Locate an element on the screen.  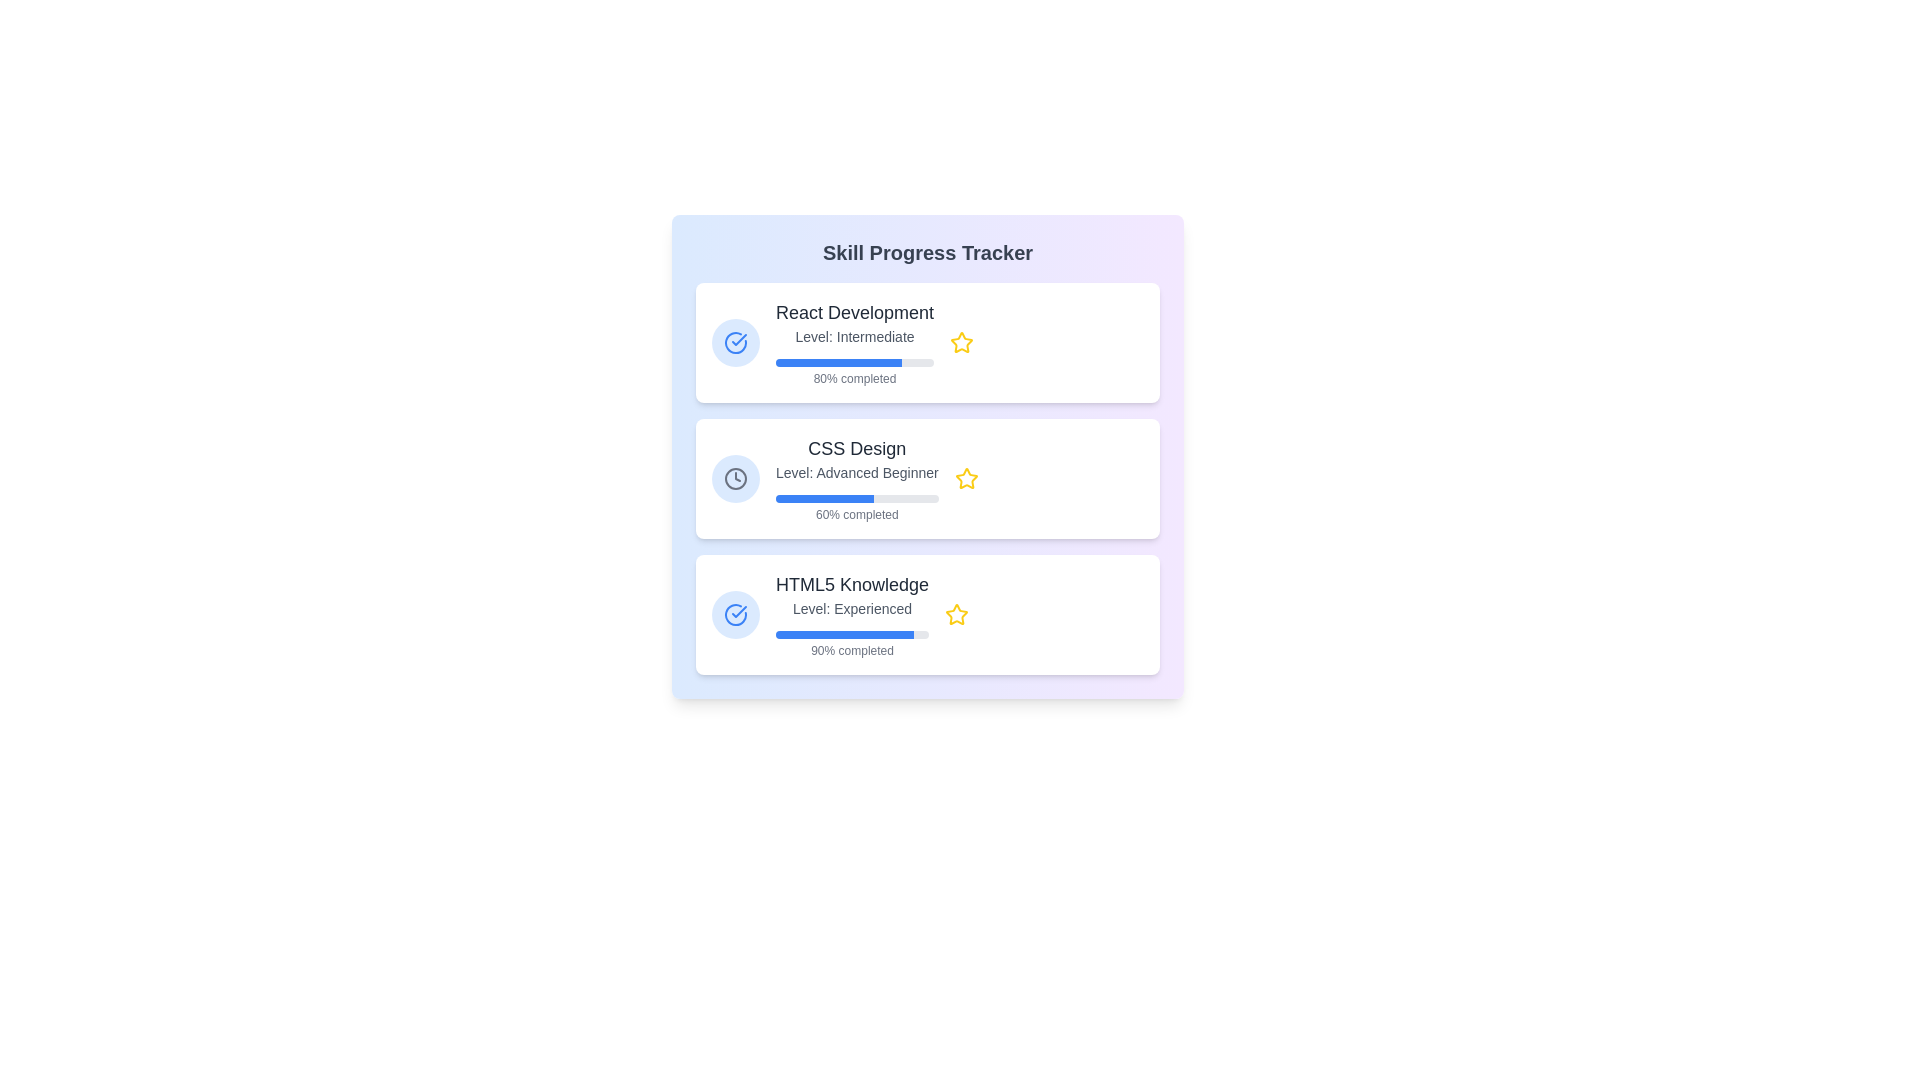
the compact progress bar located beneath the text 'CSS Design' and above the label '60% completed' is located at coordinates (857, 497).